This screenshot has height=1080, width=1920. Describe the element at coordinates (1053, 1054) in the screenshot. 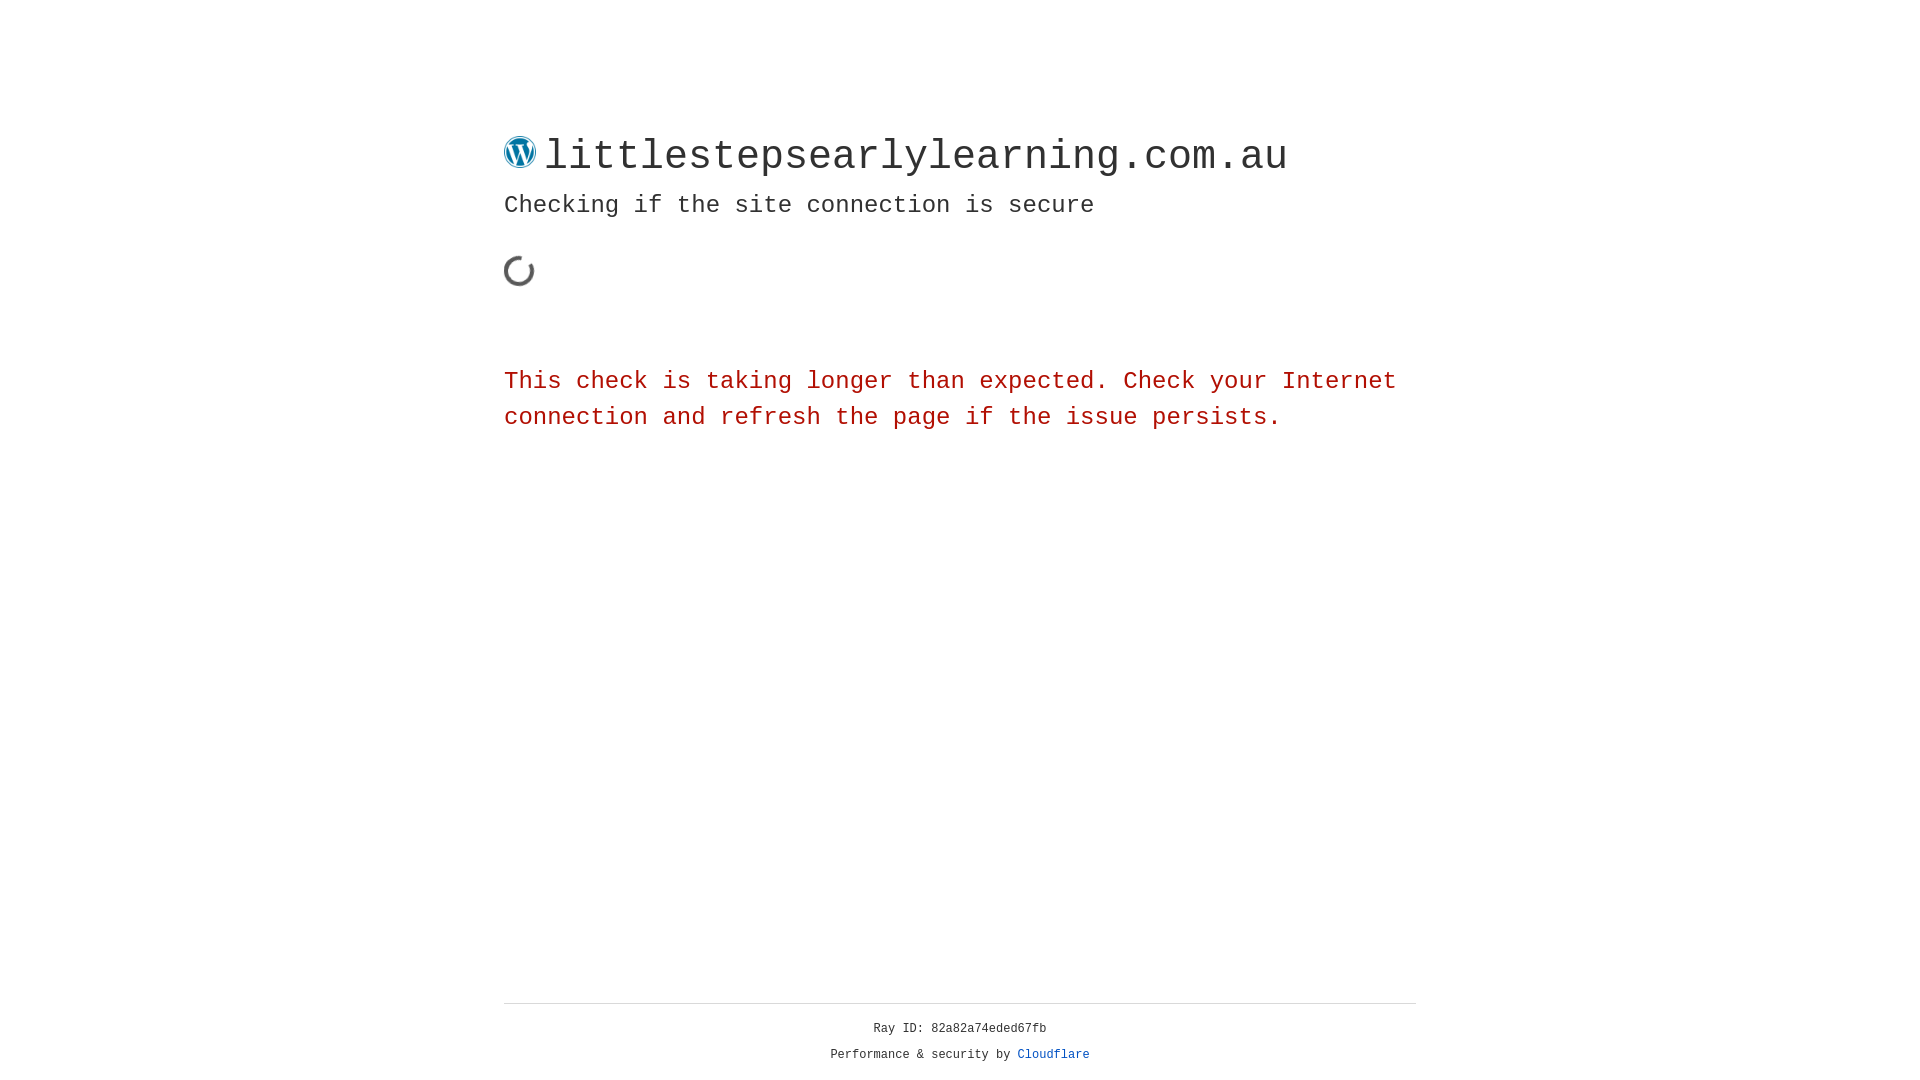

I see `'Cloudflare'` at that location.